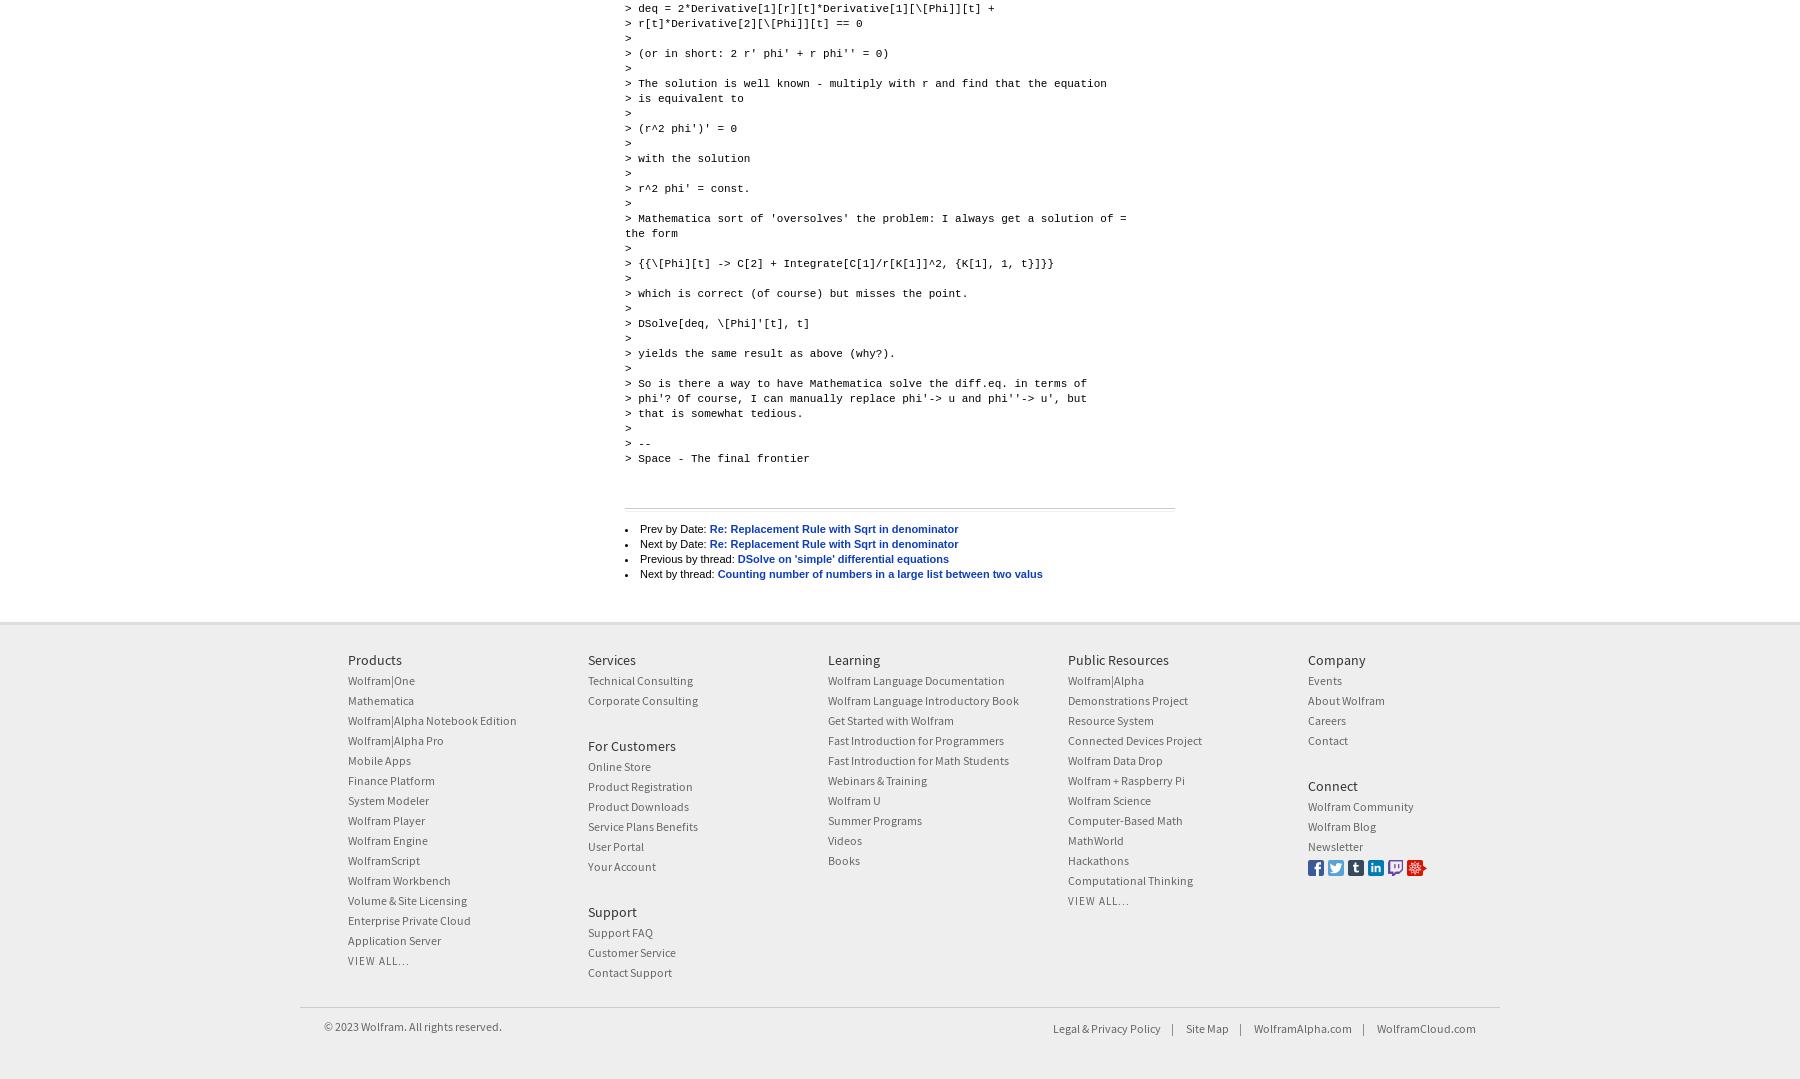 The height and width of the screenshot is (1079, 1800). What do you see at coordinates (631, 745) in the screenshot?
I see `'For Customers'` at bounding box center [631, 745].